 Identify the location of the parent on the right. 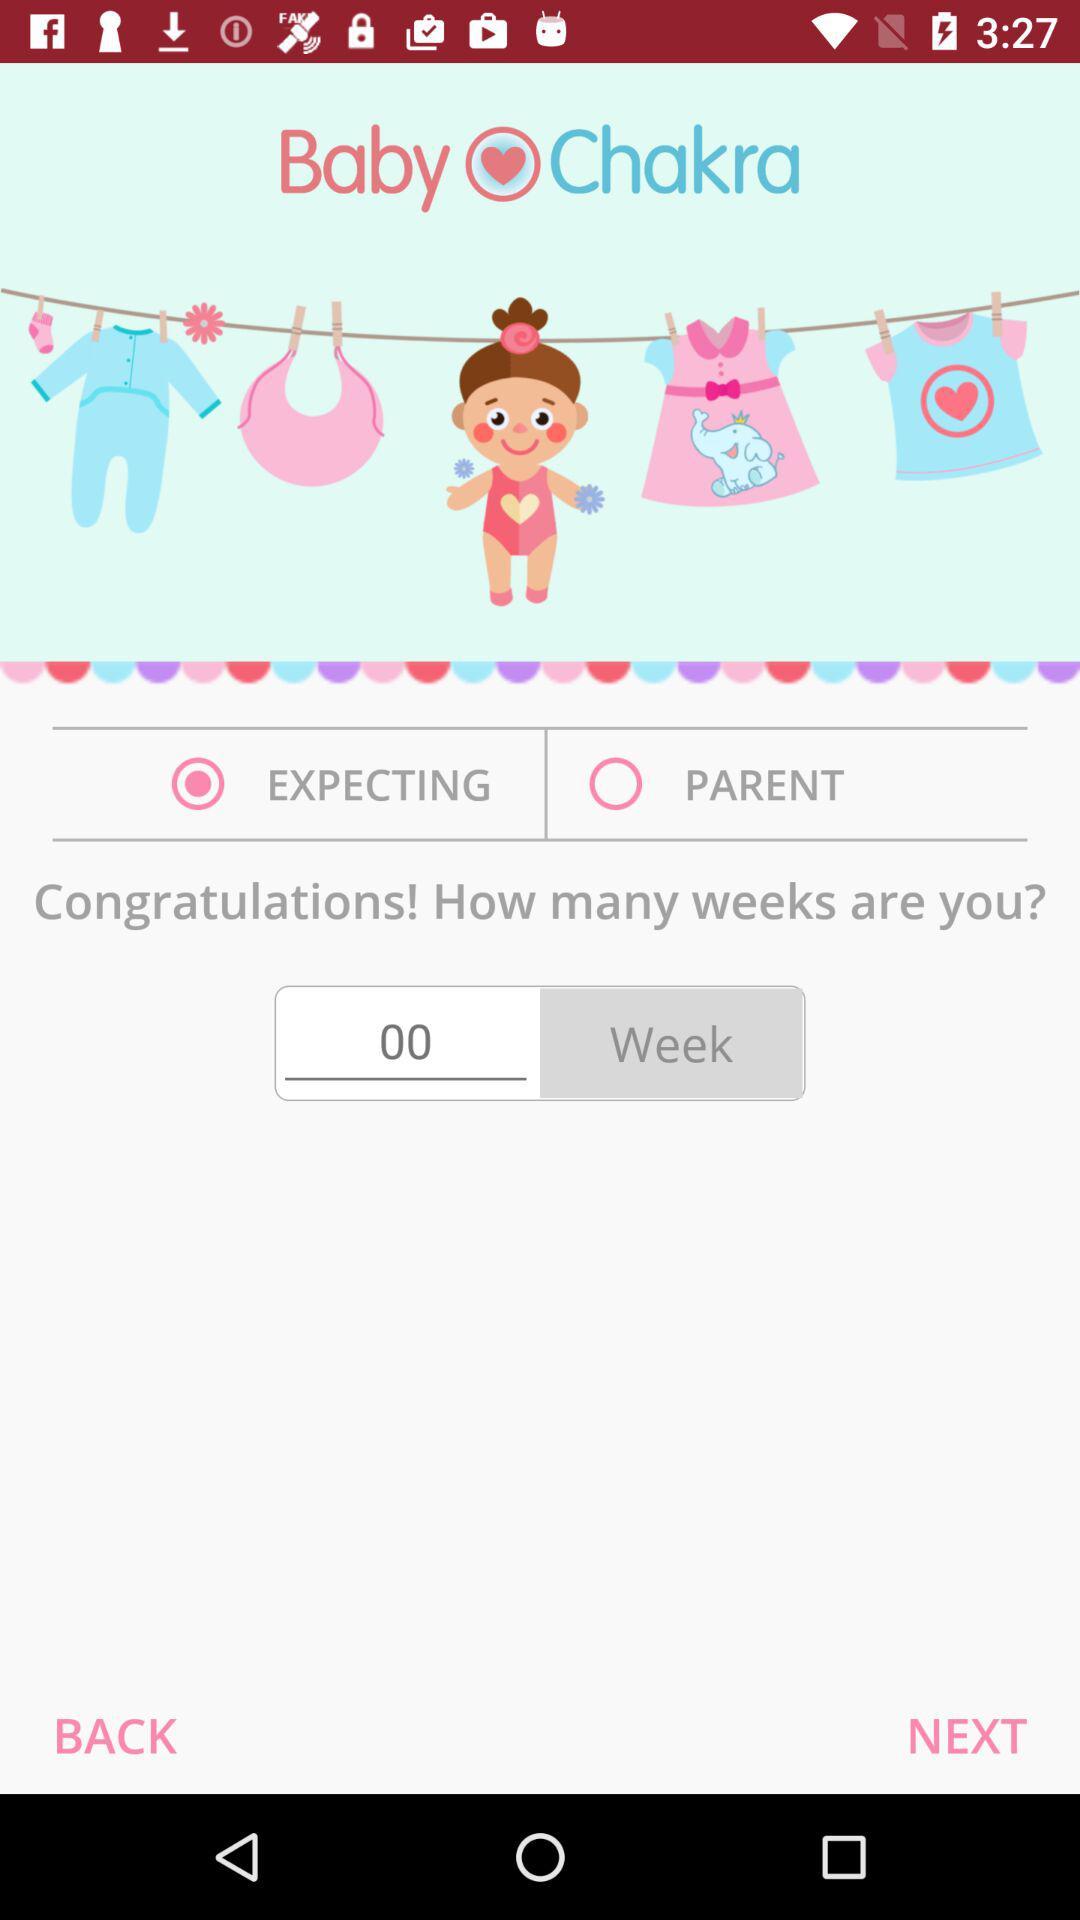
(722, 783).